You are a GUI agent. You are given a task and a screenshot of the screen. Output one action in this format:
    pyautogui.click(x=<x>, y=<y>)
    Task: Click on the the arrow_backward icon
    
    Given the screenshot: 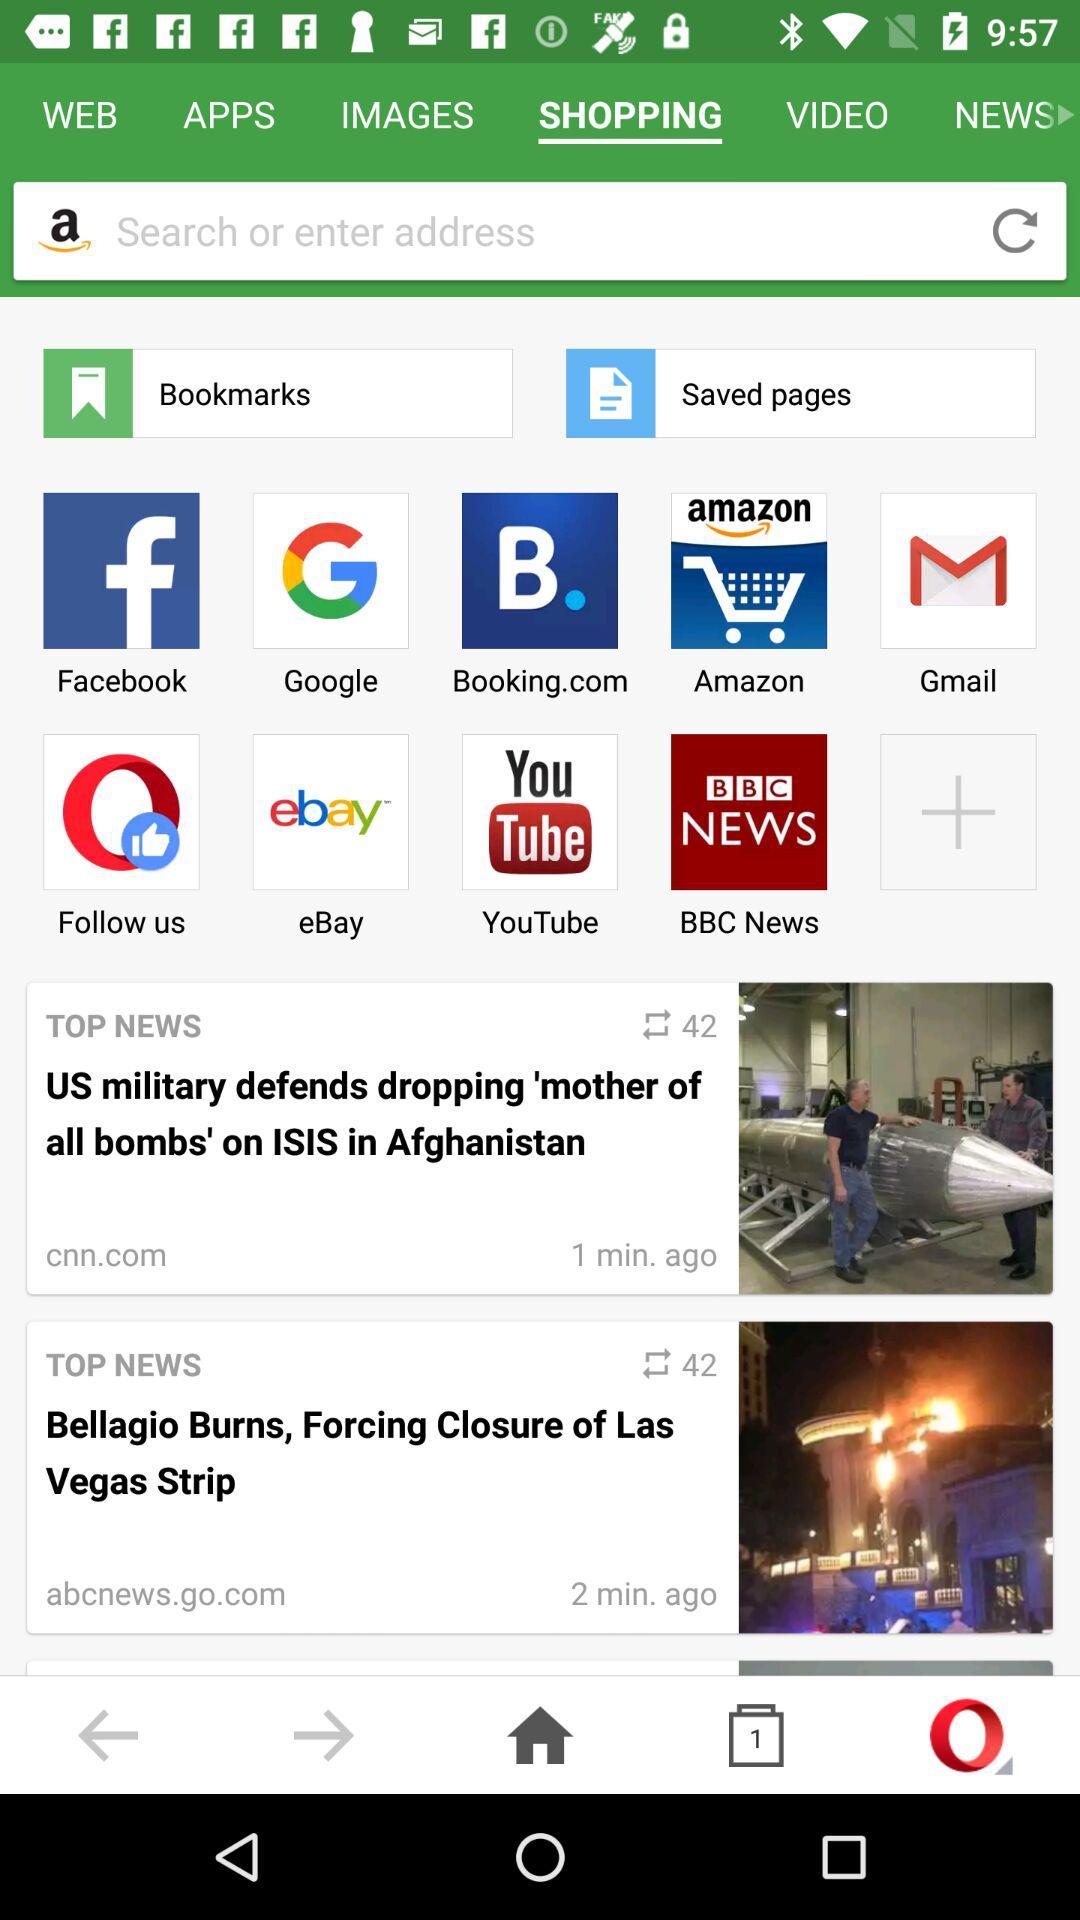 What is the action you would take?
    pyautogui.click(x=108, y=1734)
    